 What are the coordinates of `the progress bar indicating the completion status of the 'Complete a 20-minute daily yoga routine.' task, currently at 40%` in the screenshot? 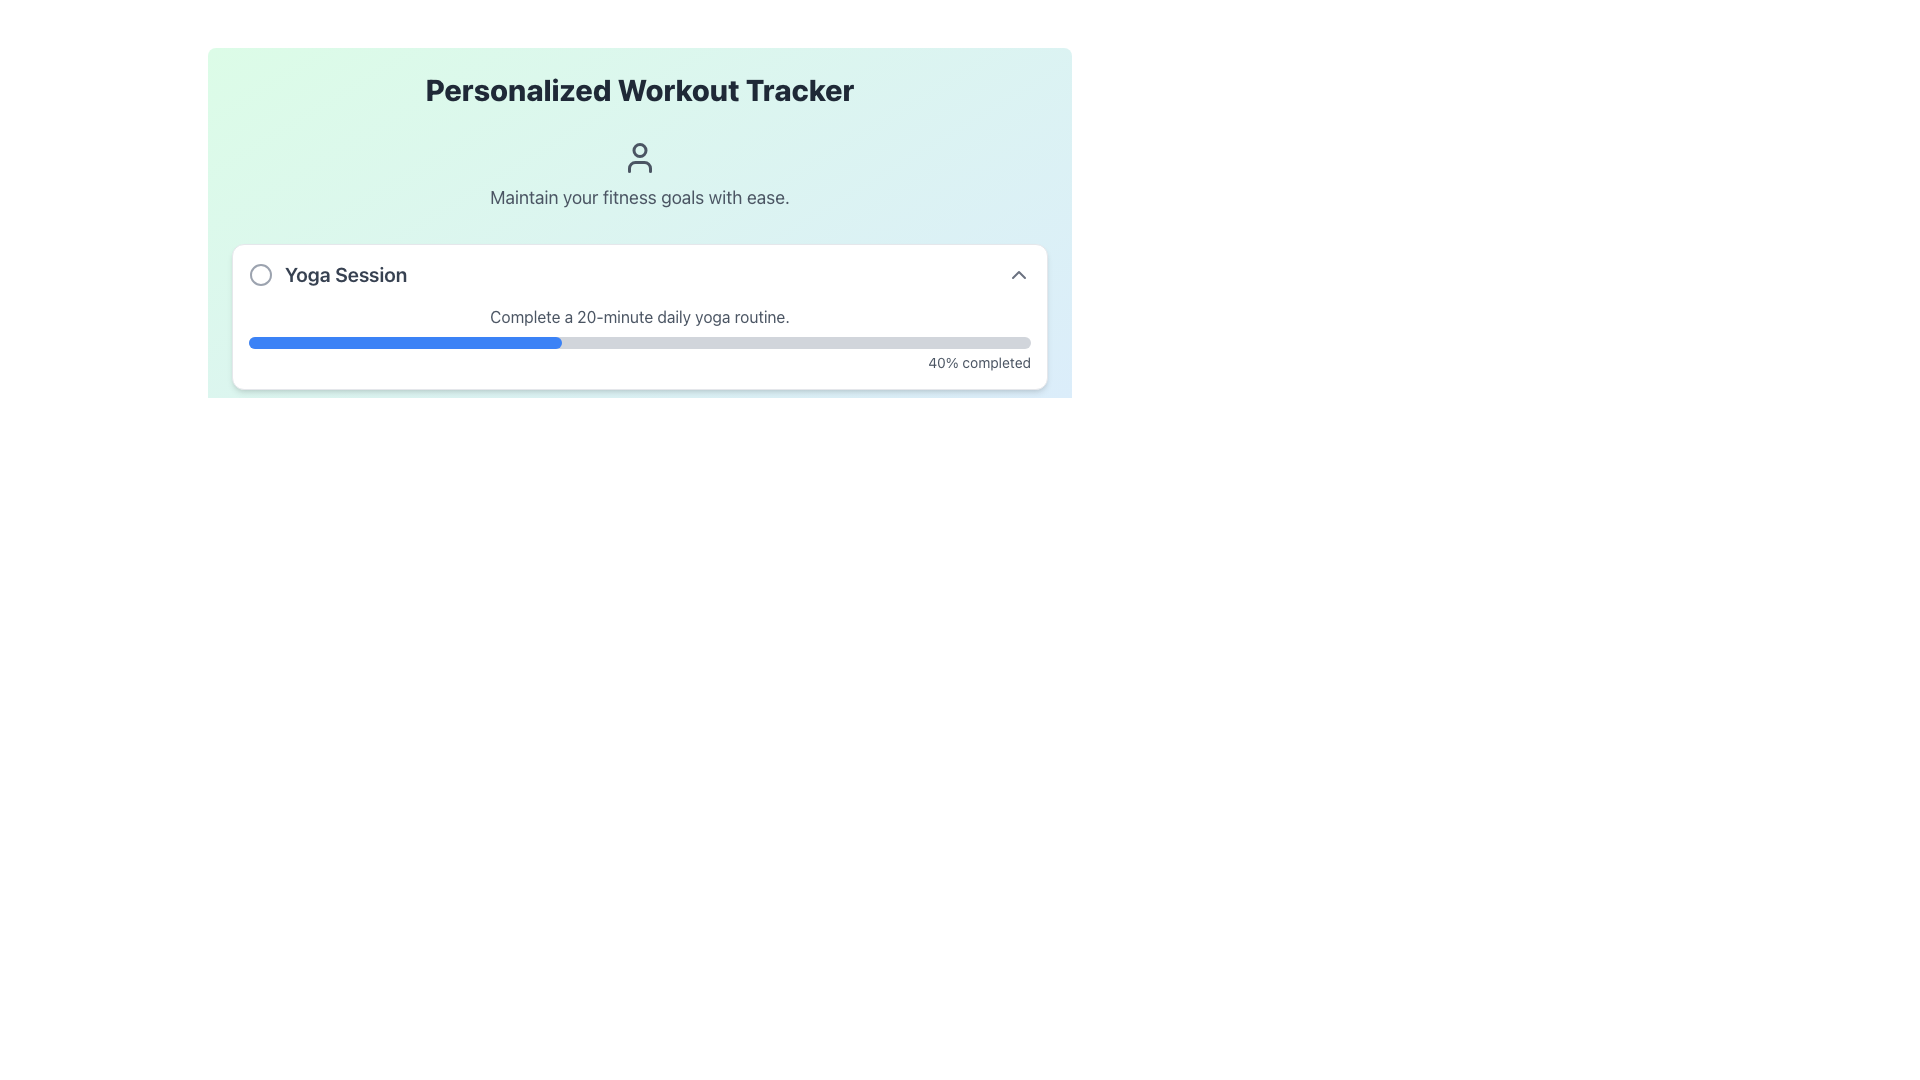 It's located at (638, 338).